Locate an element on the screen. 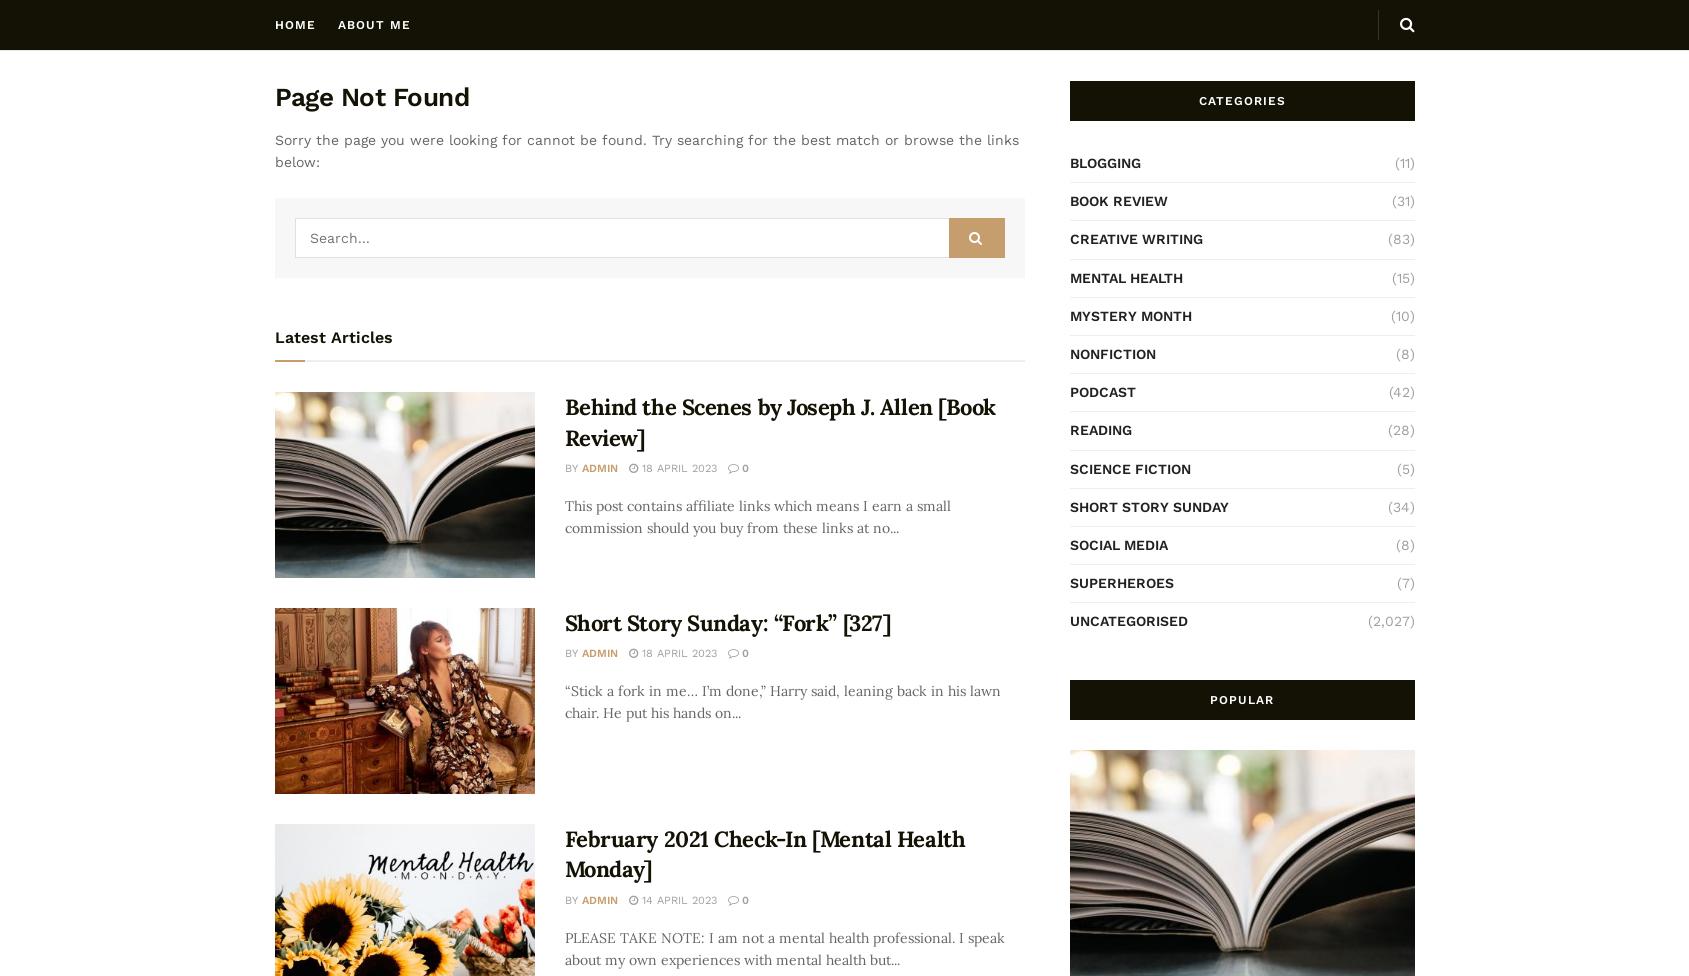 This screenshot has width=1689, height=976. 'Page Not Found' is located at coordinates (272, 97).